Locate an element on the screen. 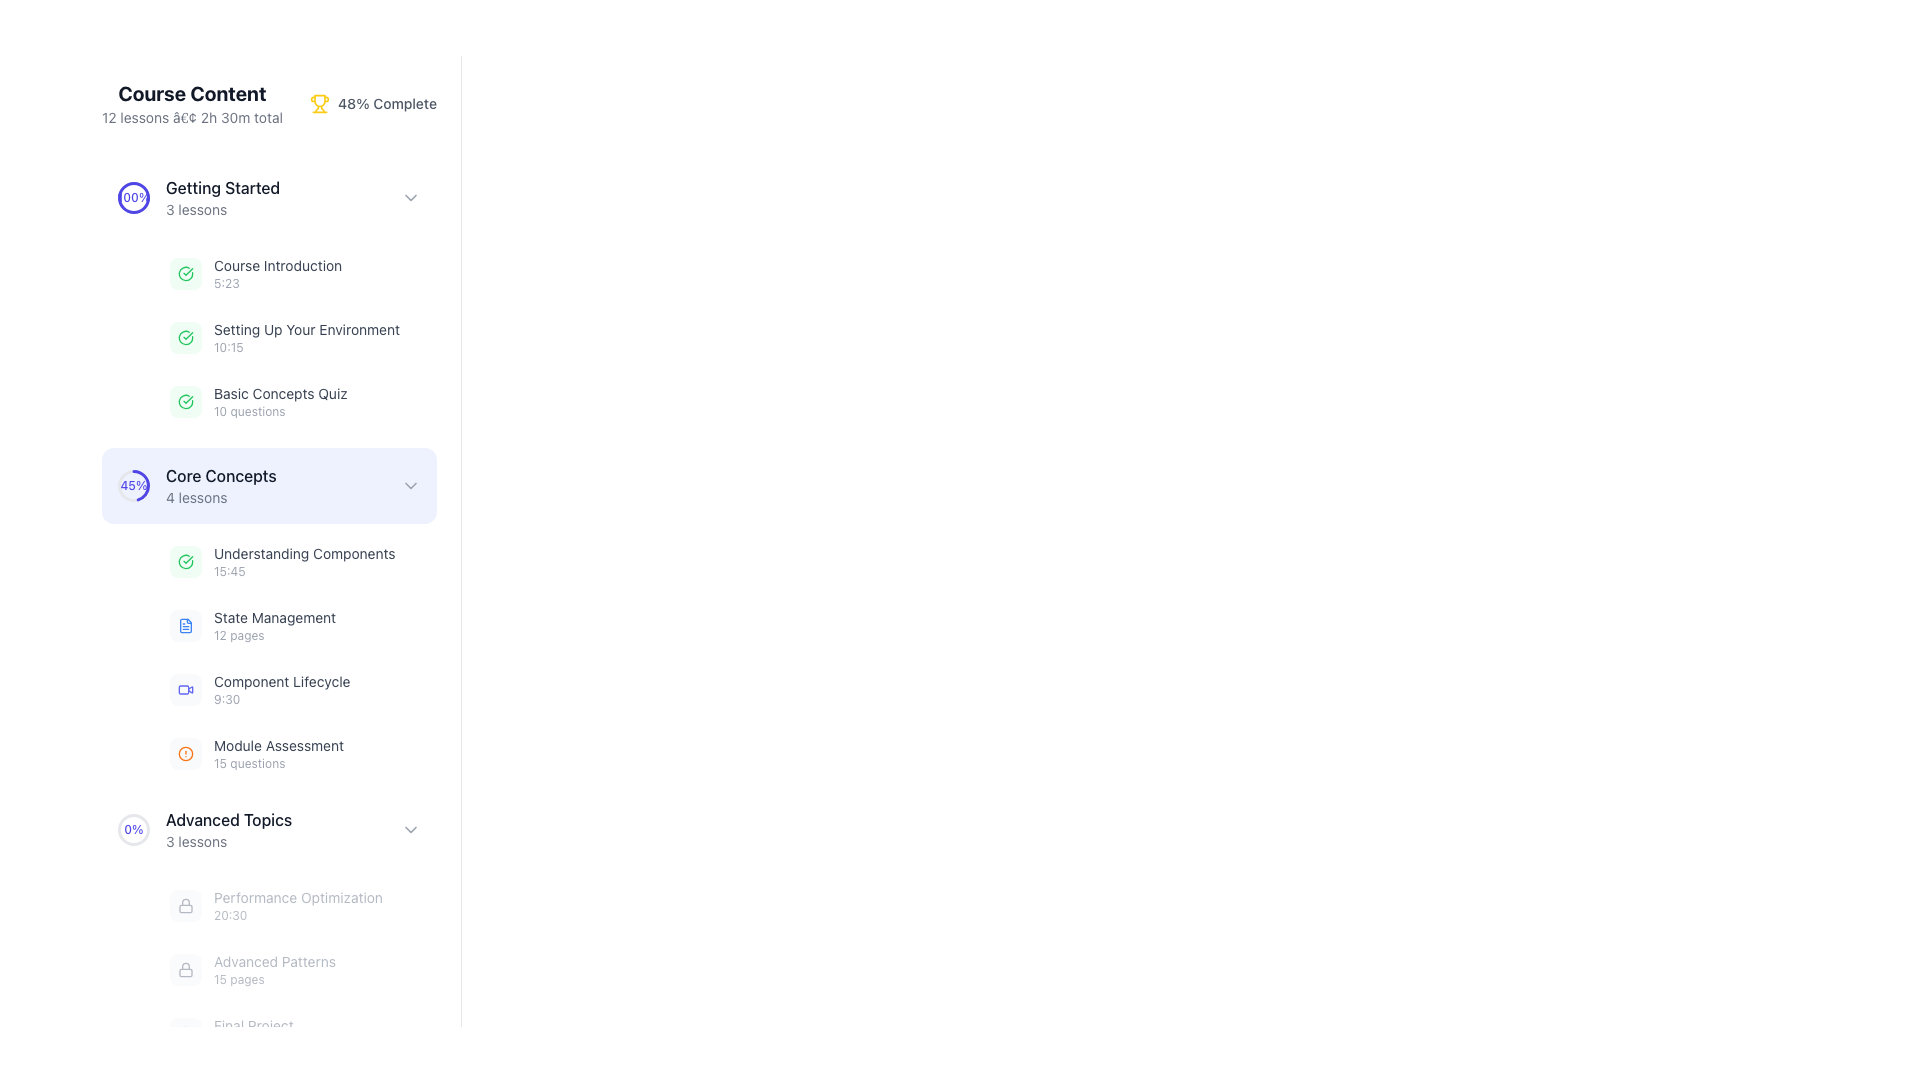  the first green check icon indicating the completion status of the 'Course Introduction' lesson located in the 'Course Content' sidebar under 'Getting Started' is located at coordinates (186, 337).